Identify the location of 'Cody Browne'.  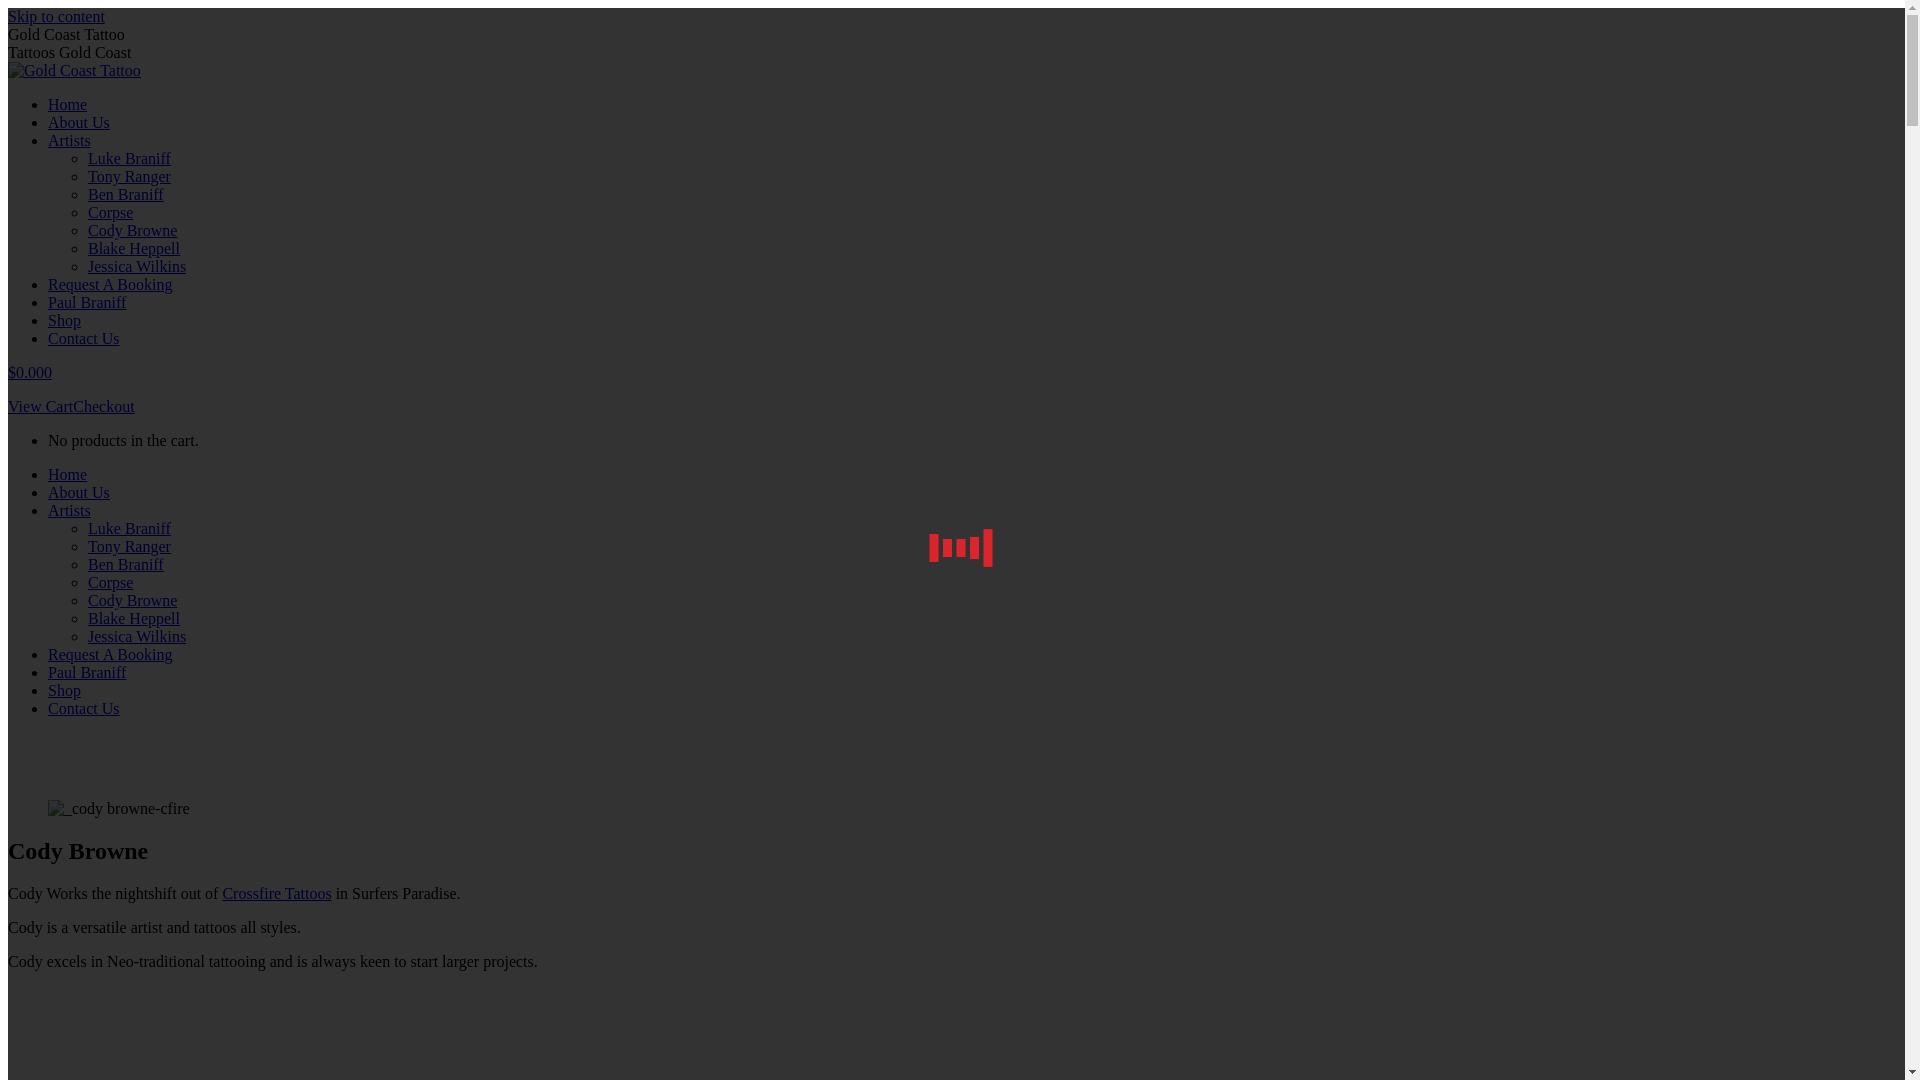
(131, 229).